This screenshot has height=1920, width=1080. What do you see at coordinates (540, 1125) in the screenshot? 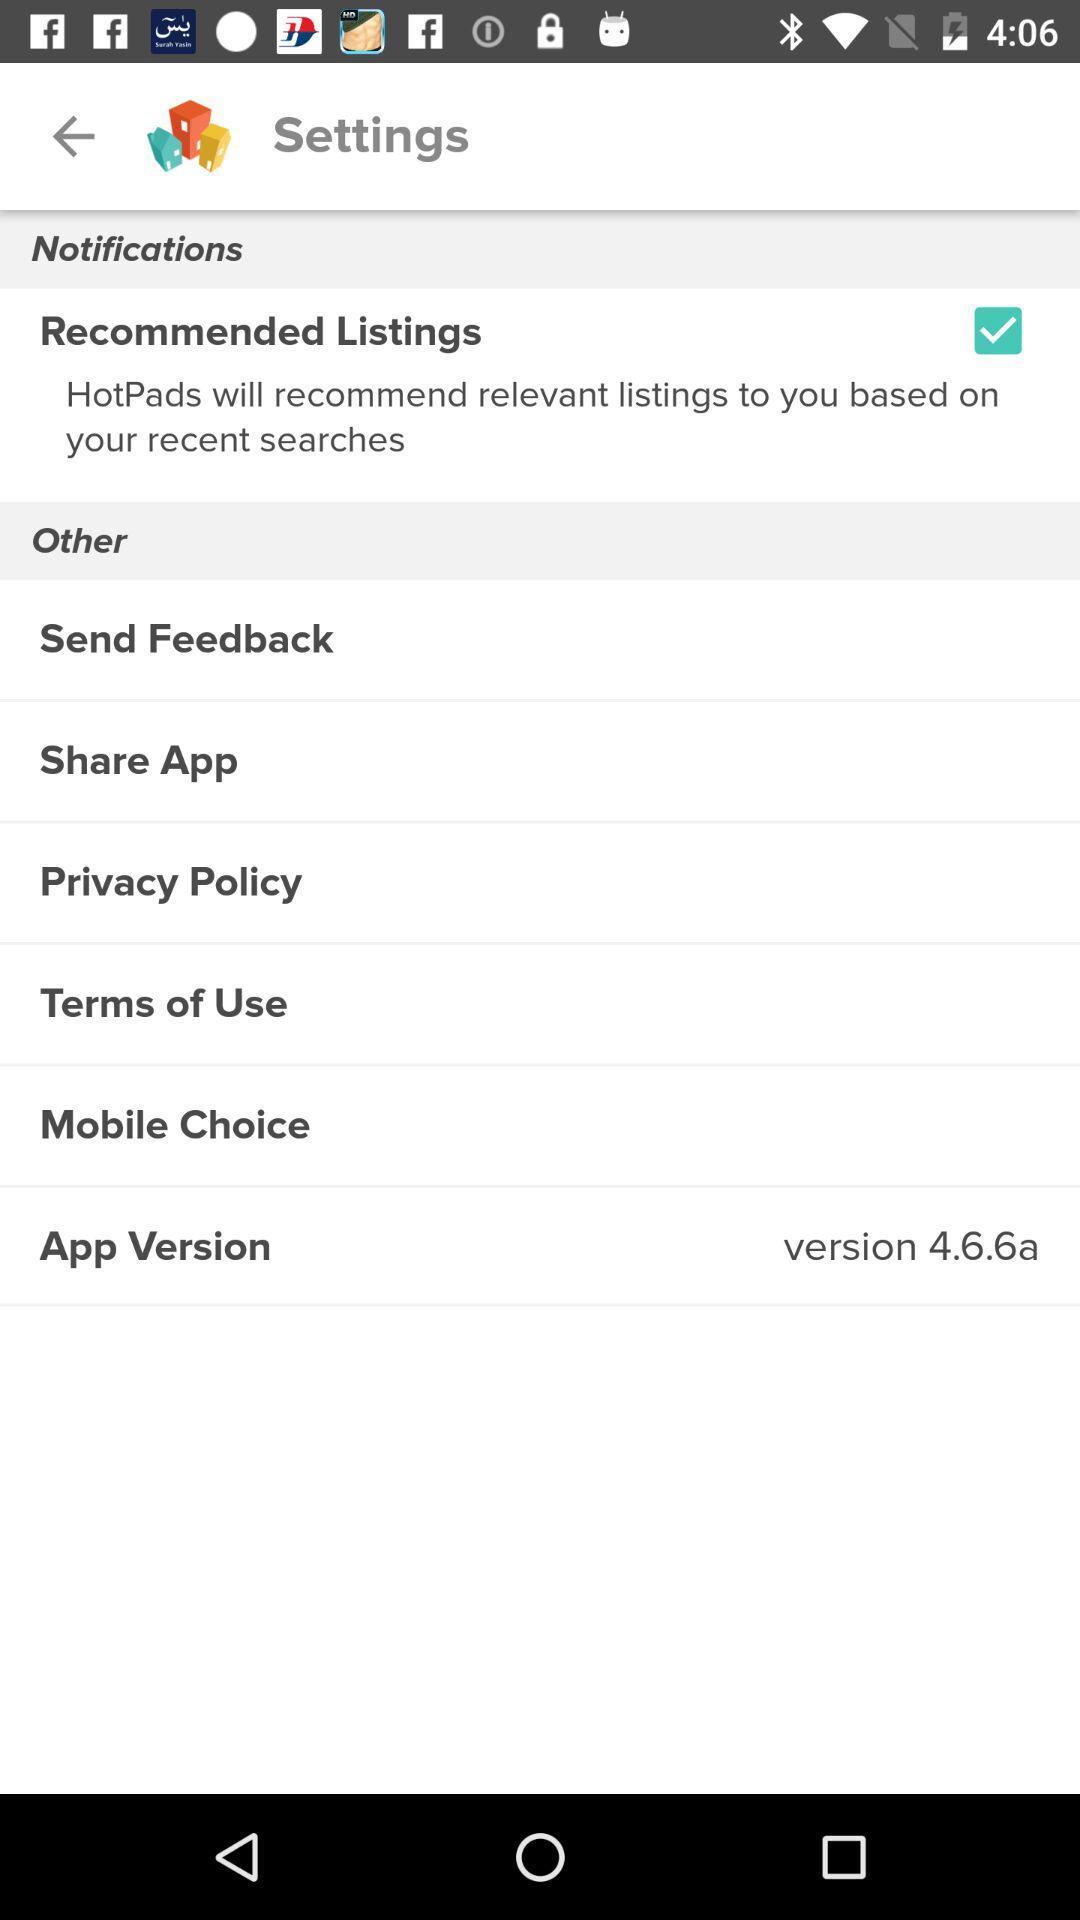
I see `mobile choice` at bounding box center [540, 1125].